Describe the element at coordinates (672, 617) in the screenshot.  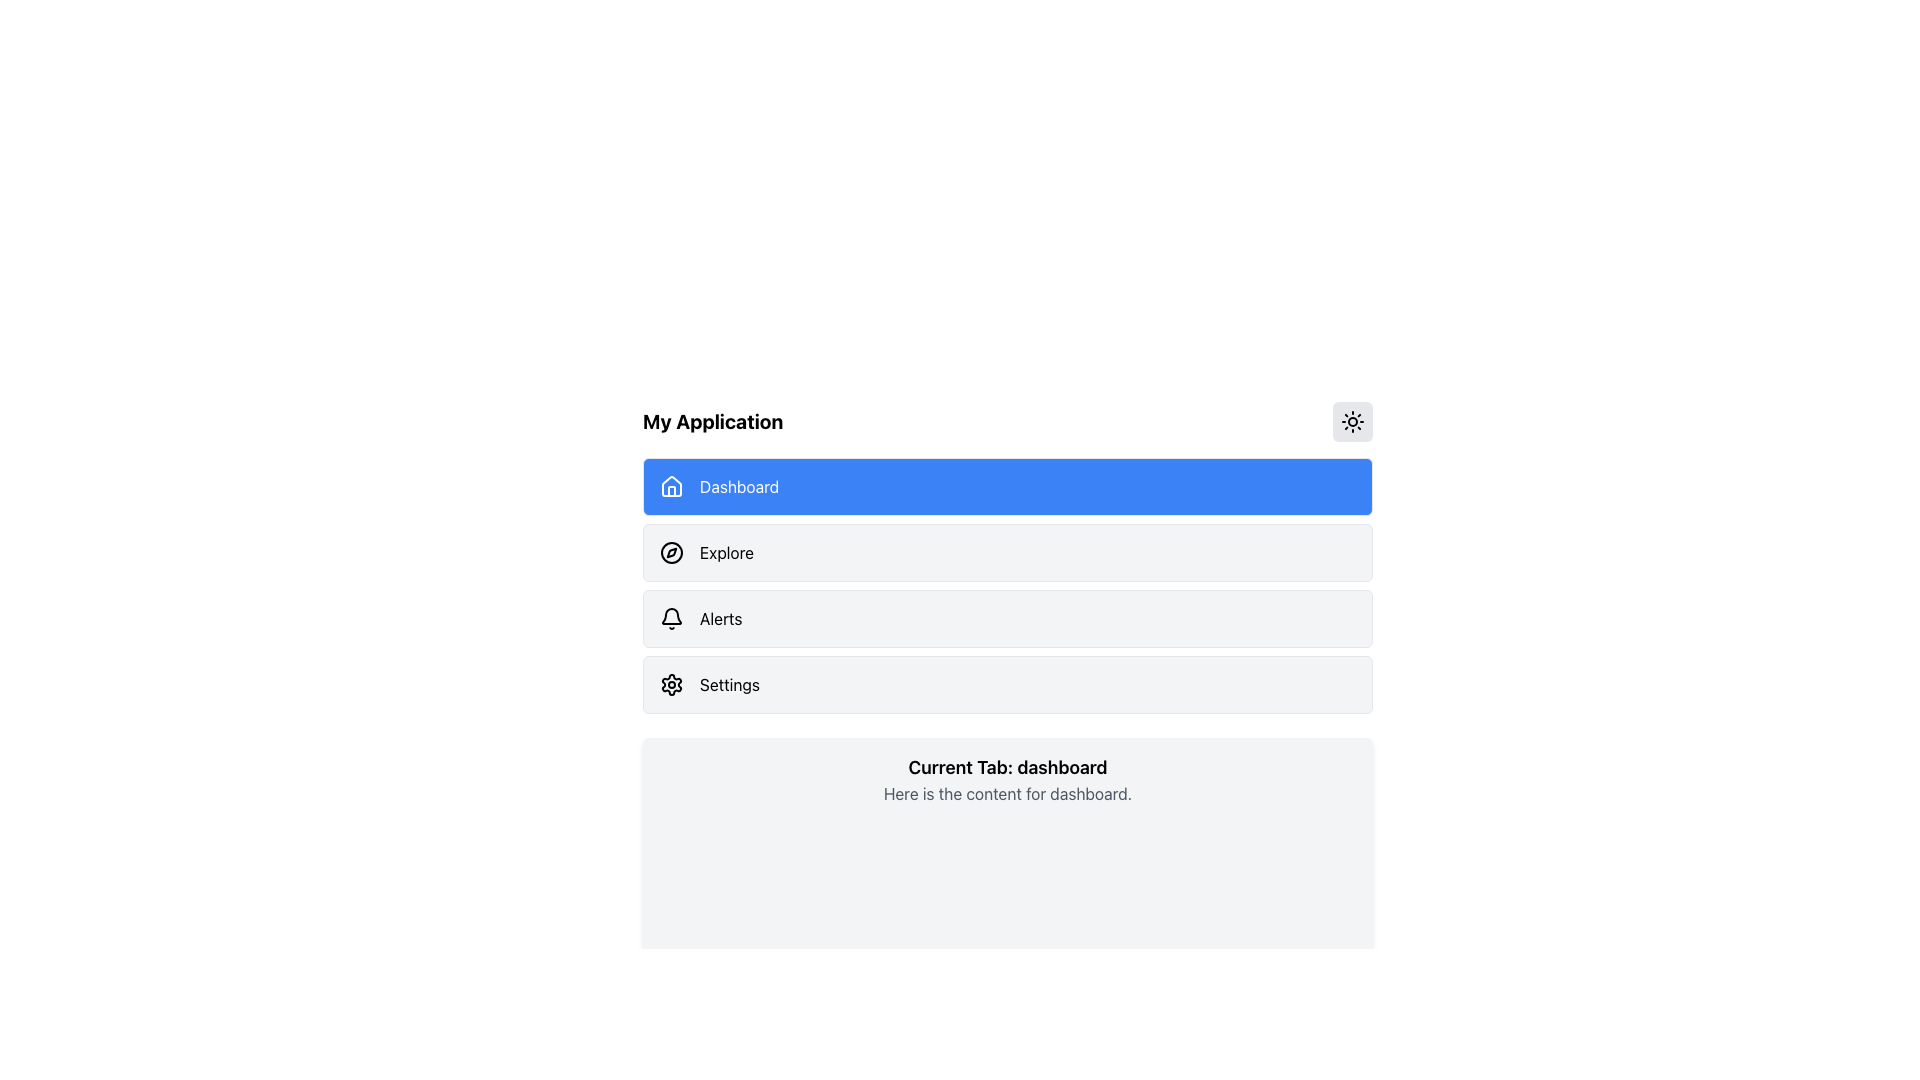
I see `the bell icon representing notifications within the 'Alerts' button group, which is the leftmost icon adjacent to the 'Alerts' label` at that location.